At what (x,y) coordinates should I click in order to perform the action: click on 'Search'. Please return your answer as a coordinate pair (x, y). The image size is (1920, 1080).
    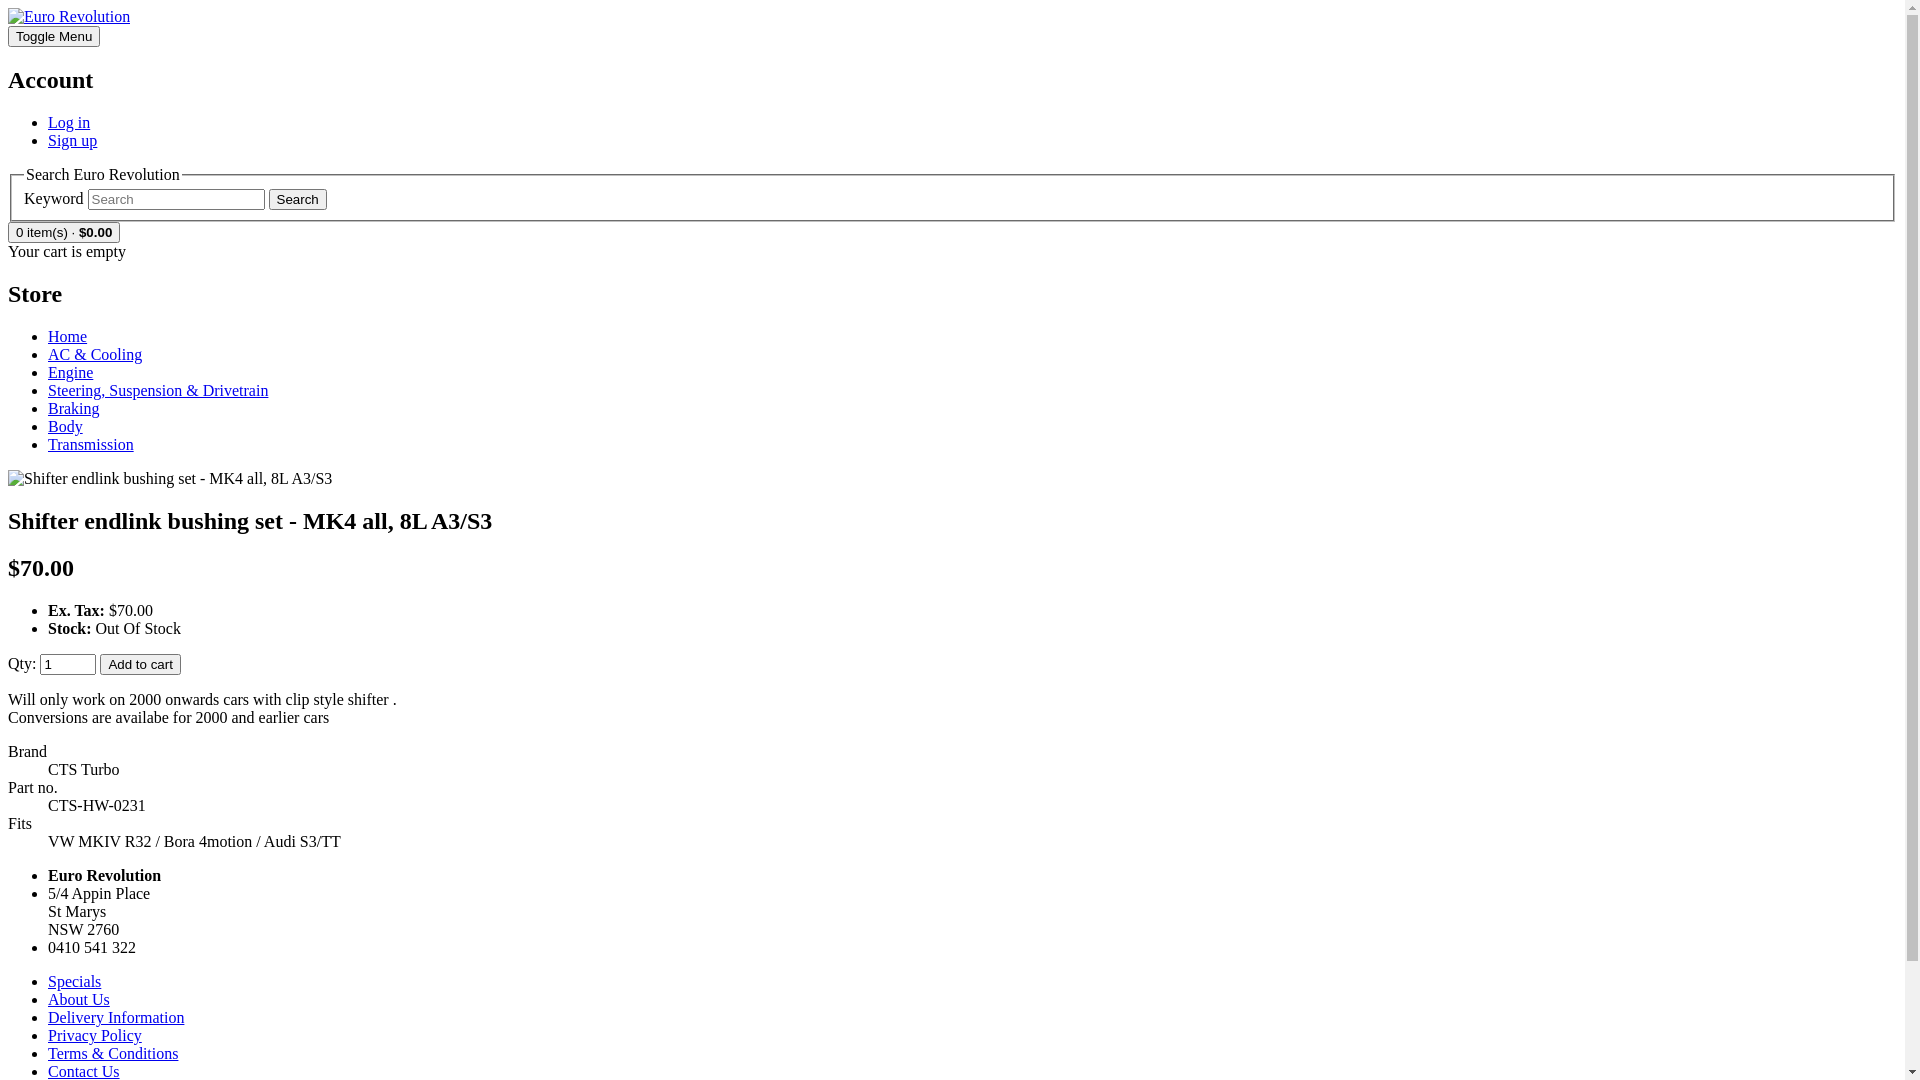
    Looking at the image, I should click on (267, 199).